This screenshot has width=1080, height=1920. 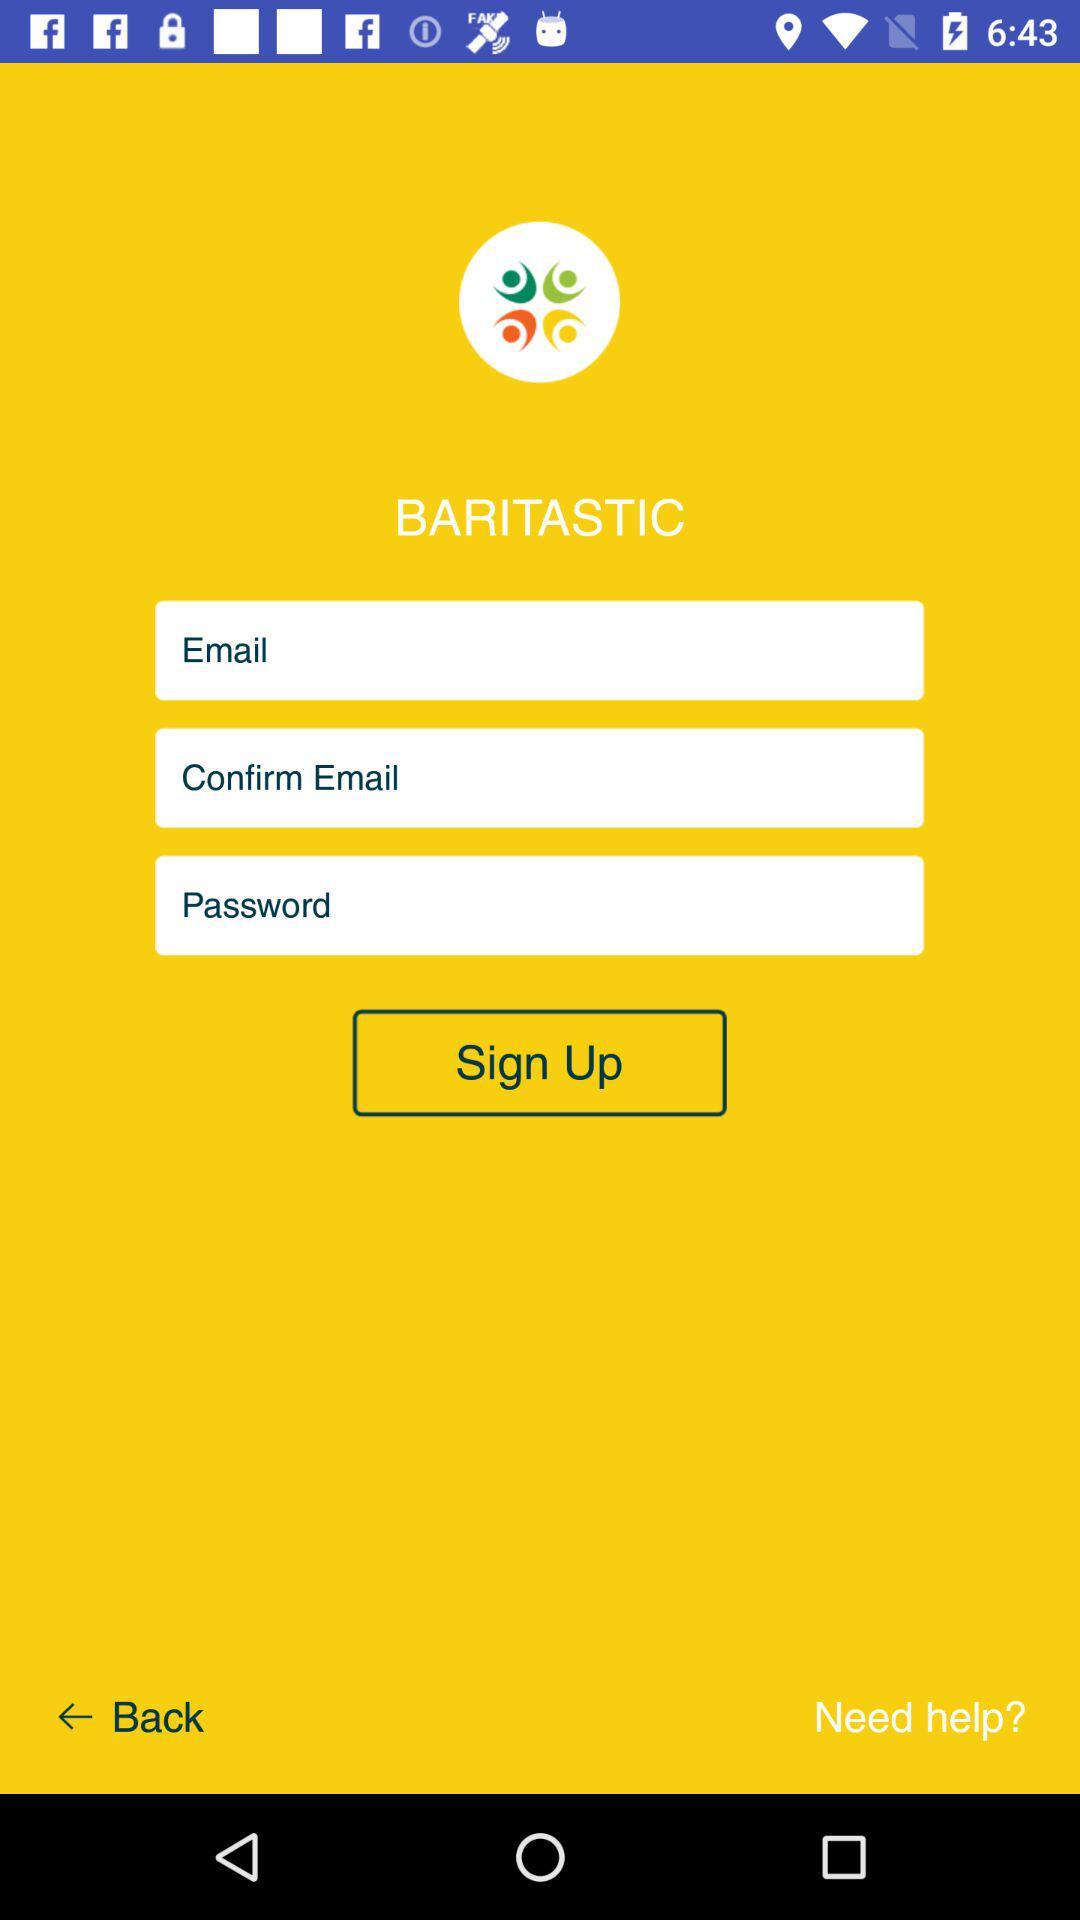 What do you see at coordinates (540, 904) in the screenshot?
I see `text box to enter password` at bounding box center [540, 904].